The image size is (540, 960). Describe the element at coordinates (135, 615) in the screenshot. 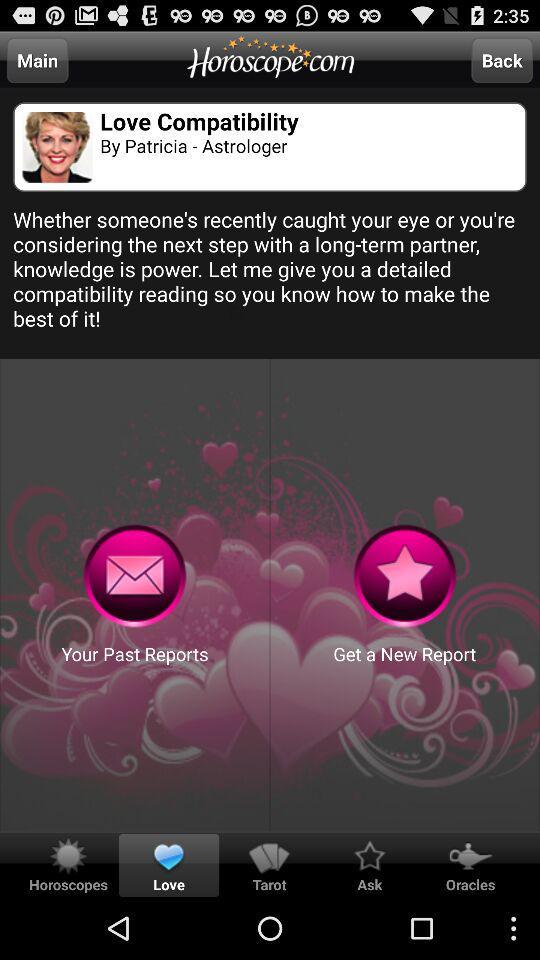

I see `the email icon` at that location.